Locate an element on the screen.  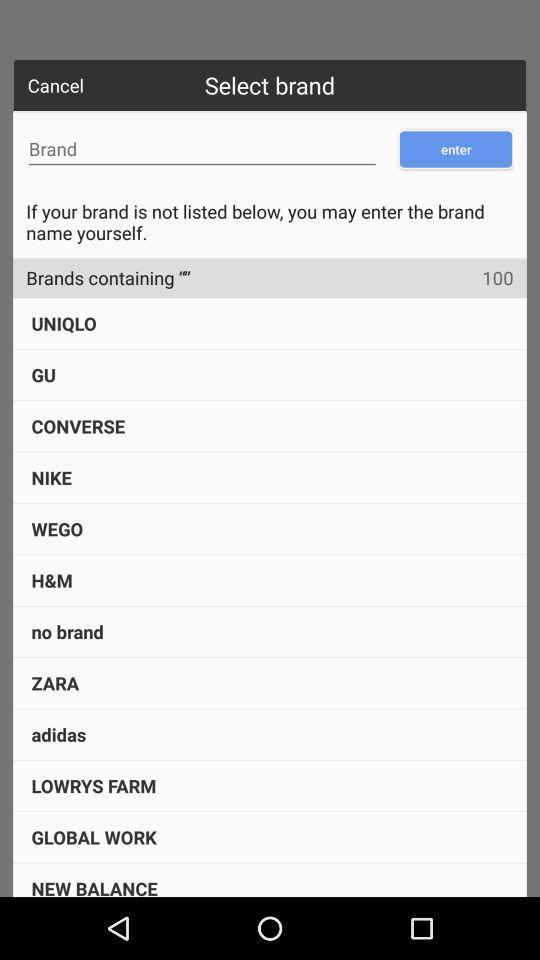
the item next to select brand icon is located at coordinates (55, 85).